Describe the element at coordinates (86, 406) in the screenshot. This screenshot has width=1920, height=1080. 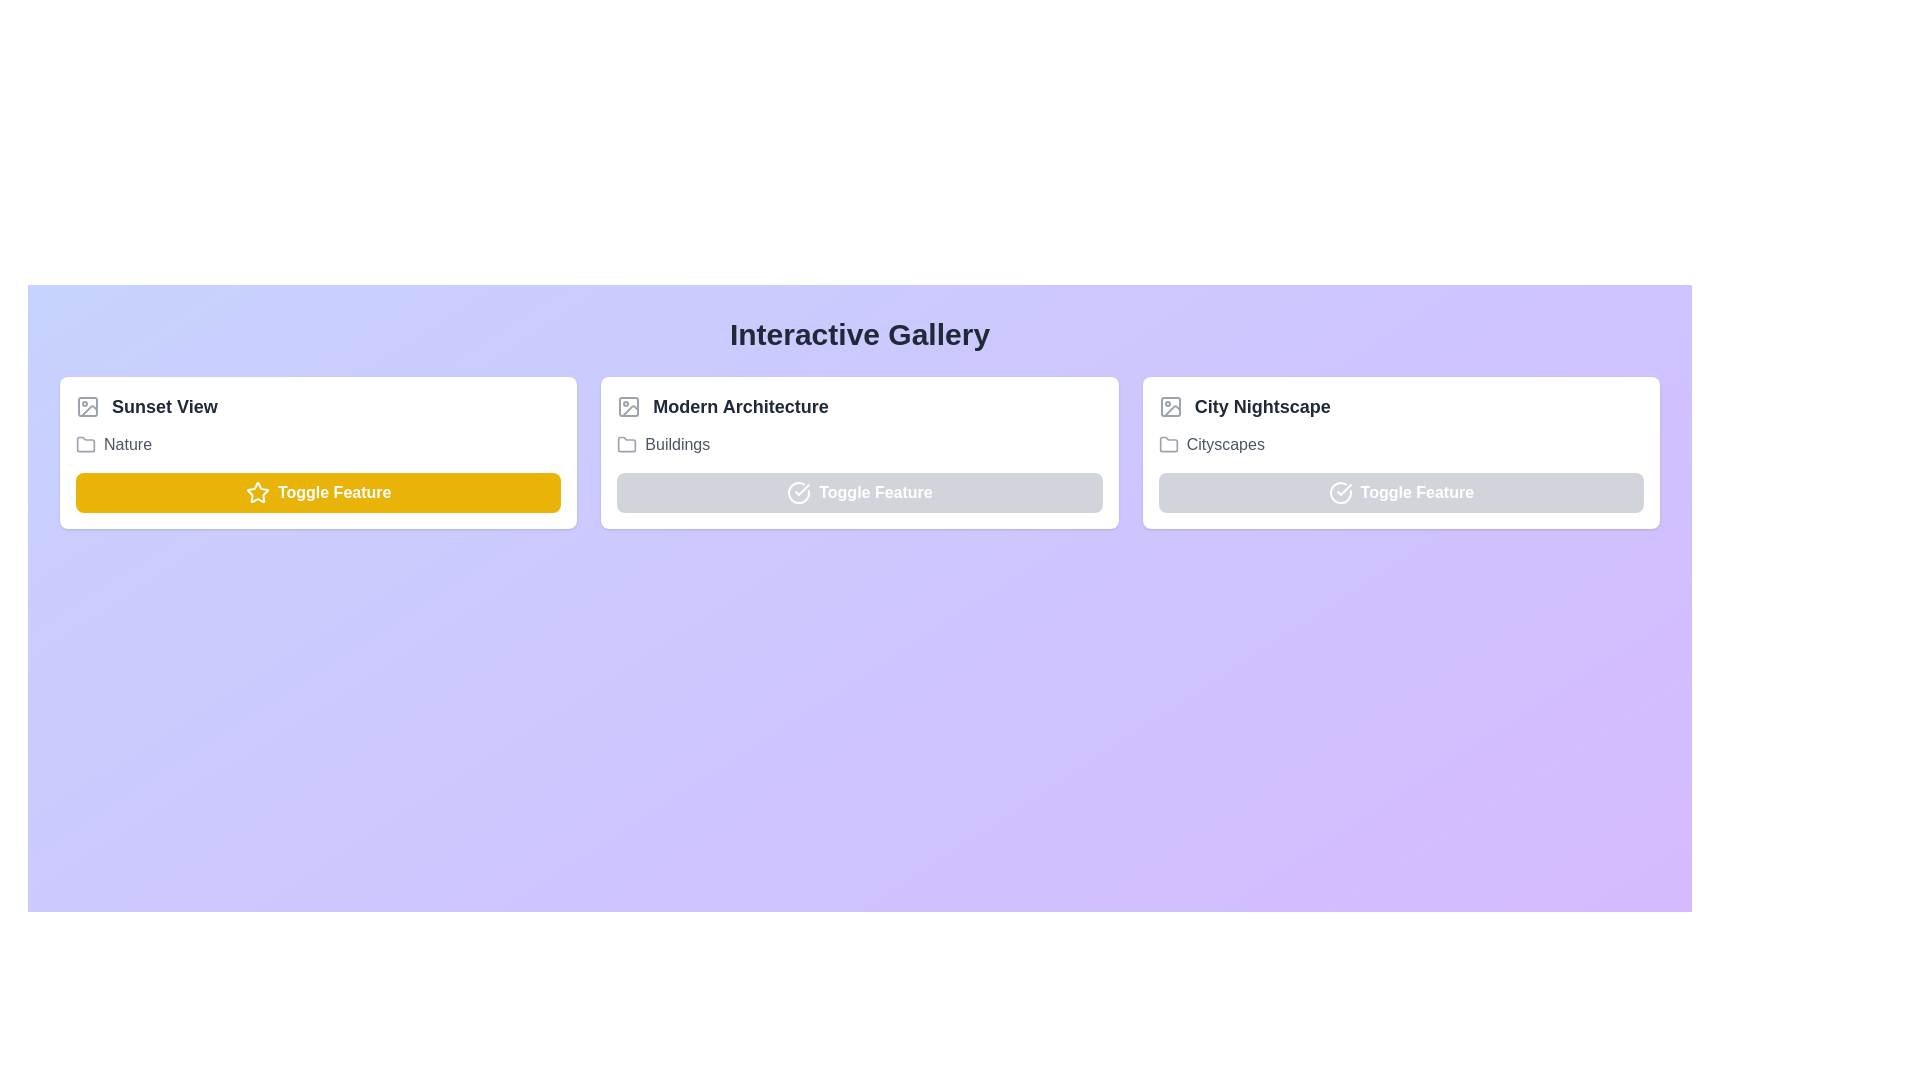
I see `the icon depicting an image frame with a small circle located in the top-left corner of the 'Sunset View' card` at that location.